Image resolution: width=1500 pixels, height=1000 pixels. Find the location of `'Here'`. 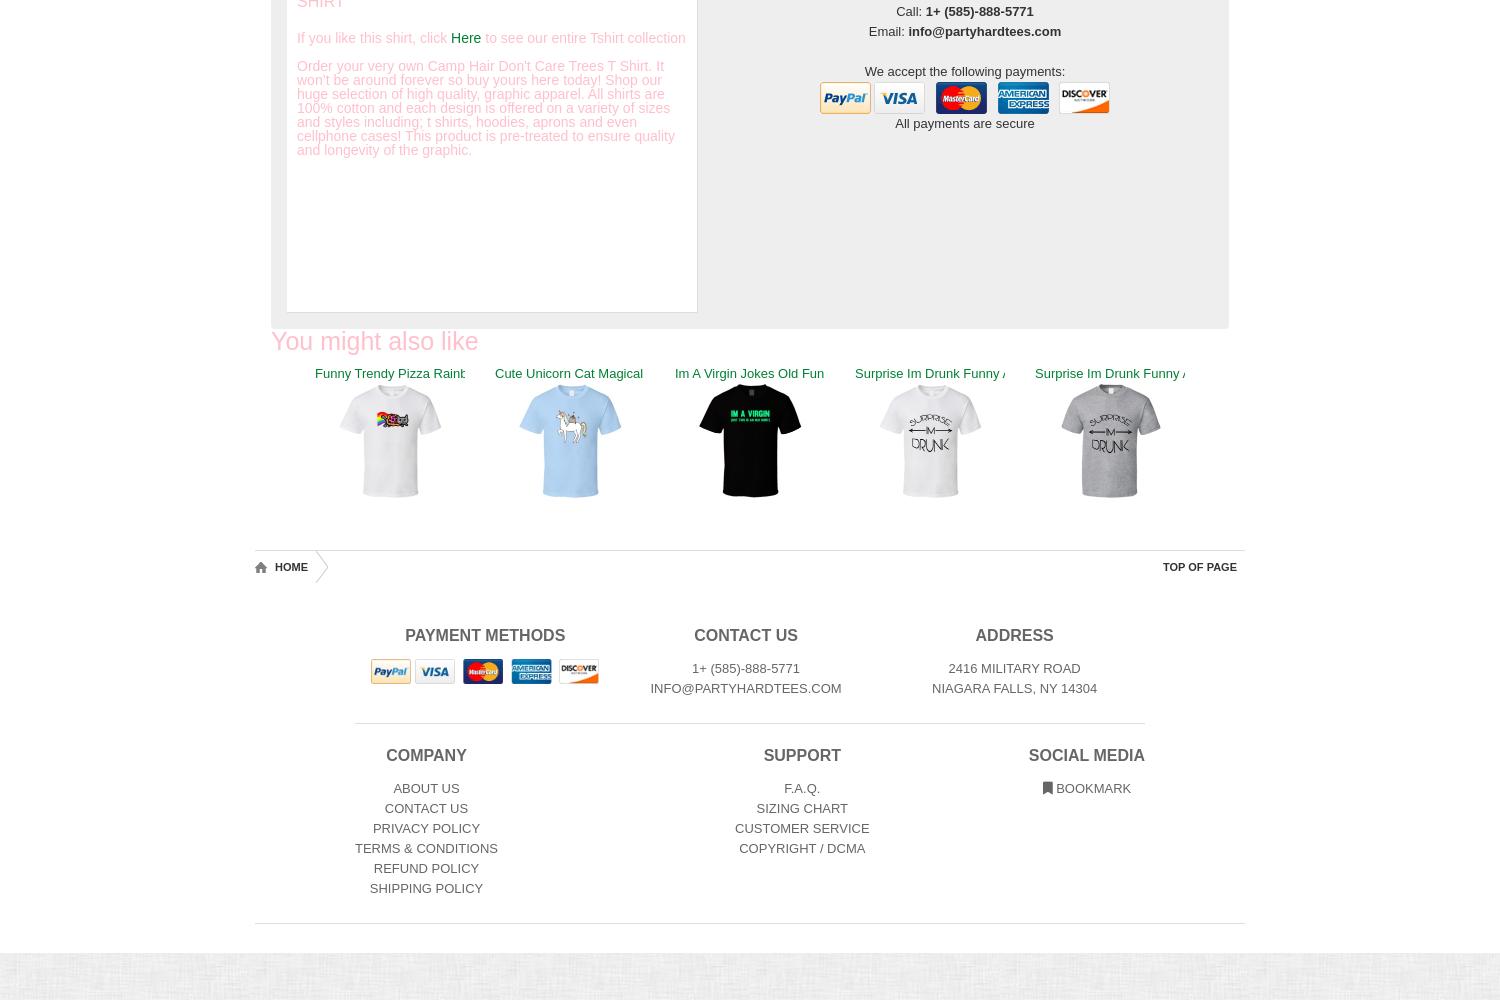

'Here' is located at coordinates (465, 37).